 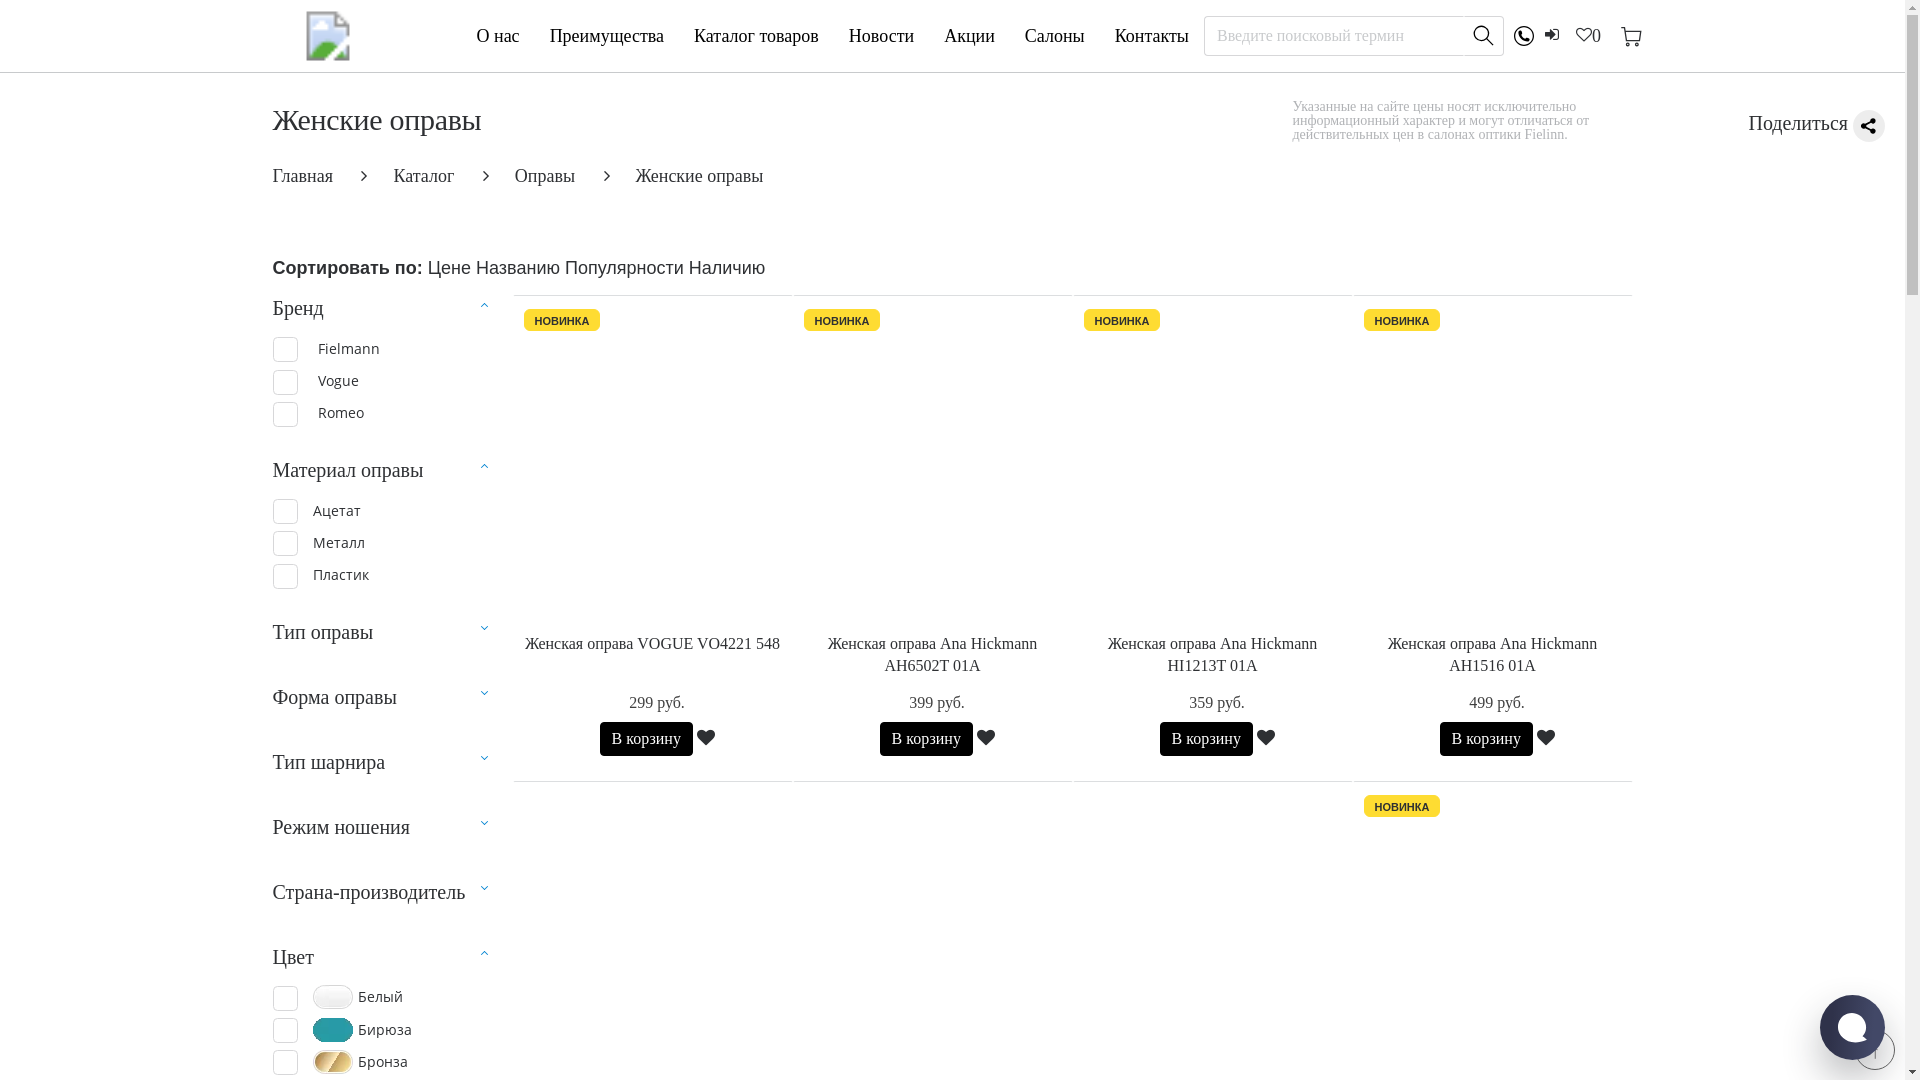 I want to click on 'Fielmann', so click(x=325, y=347).